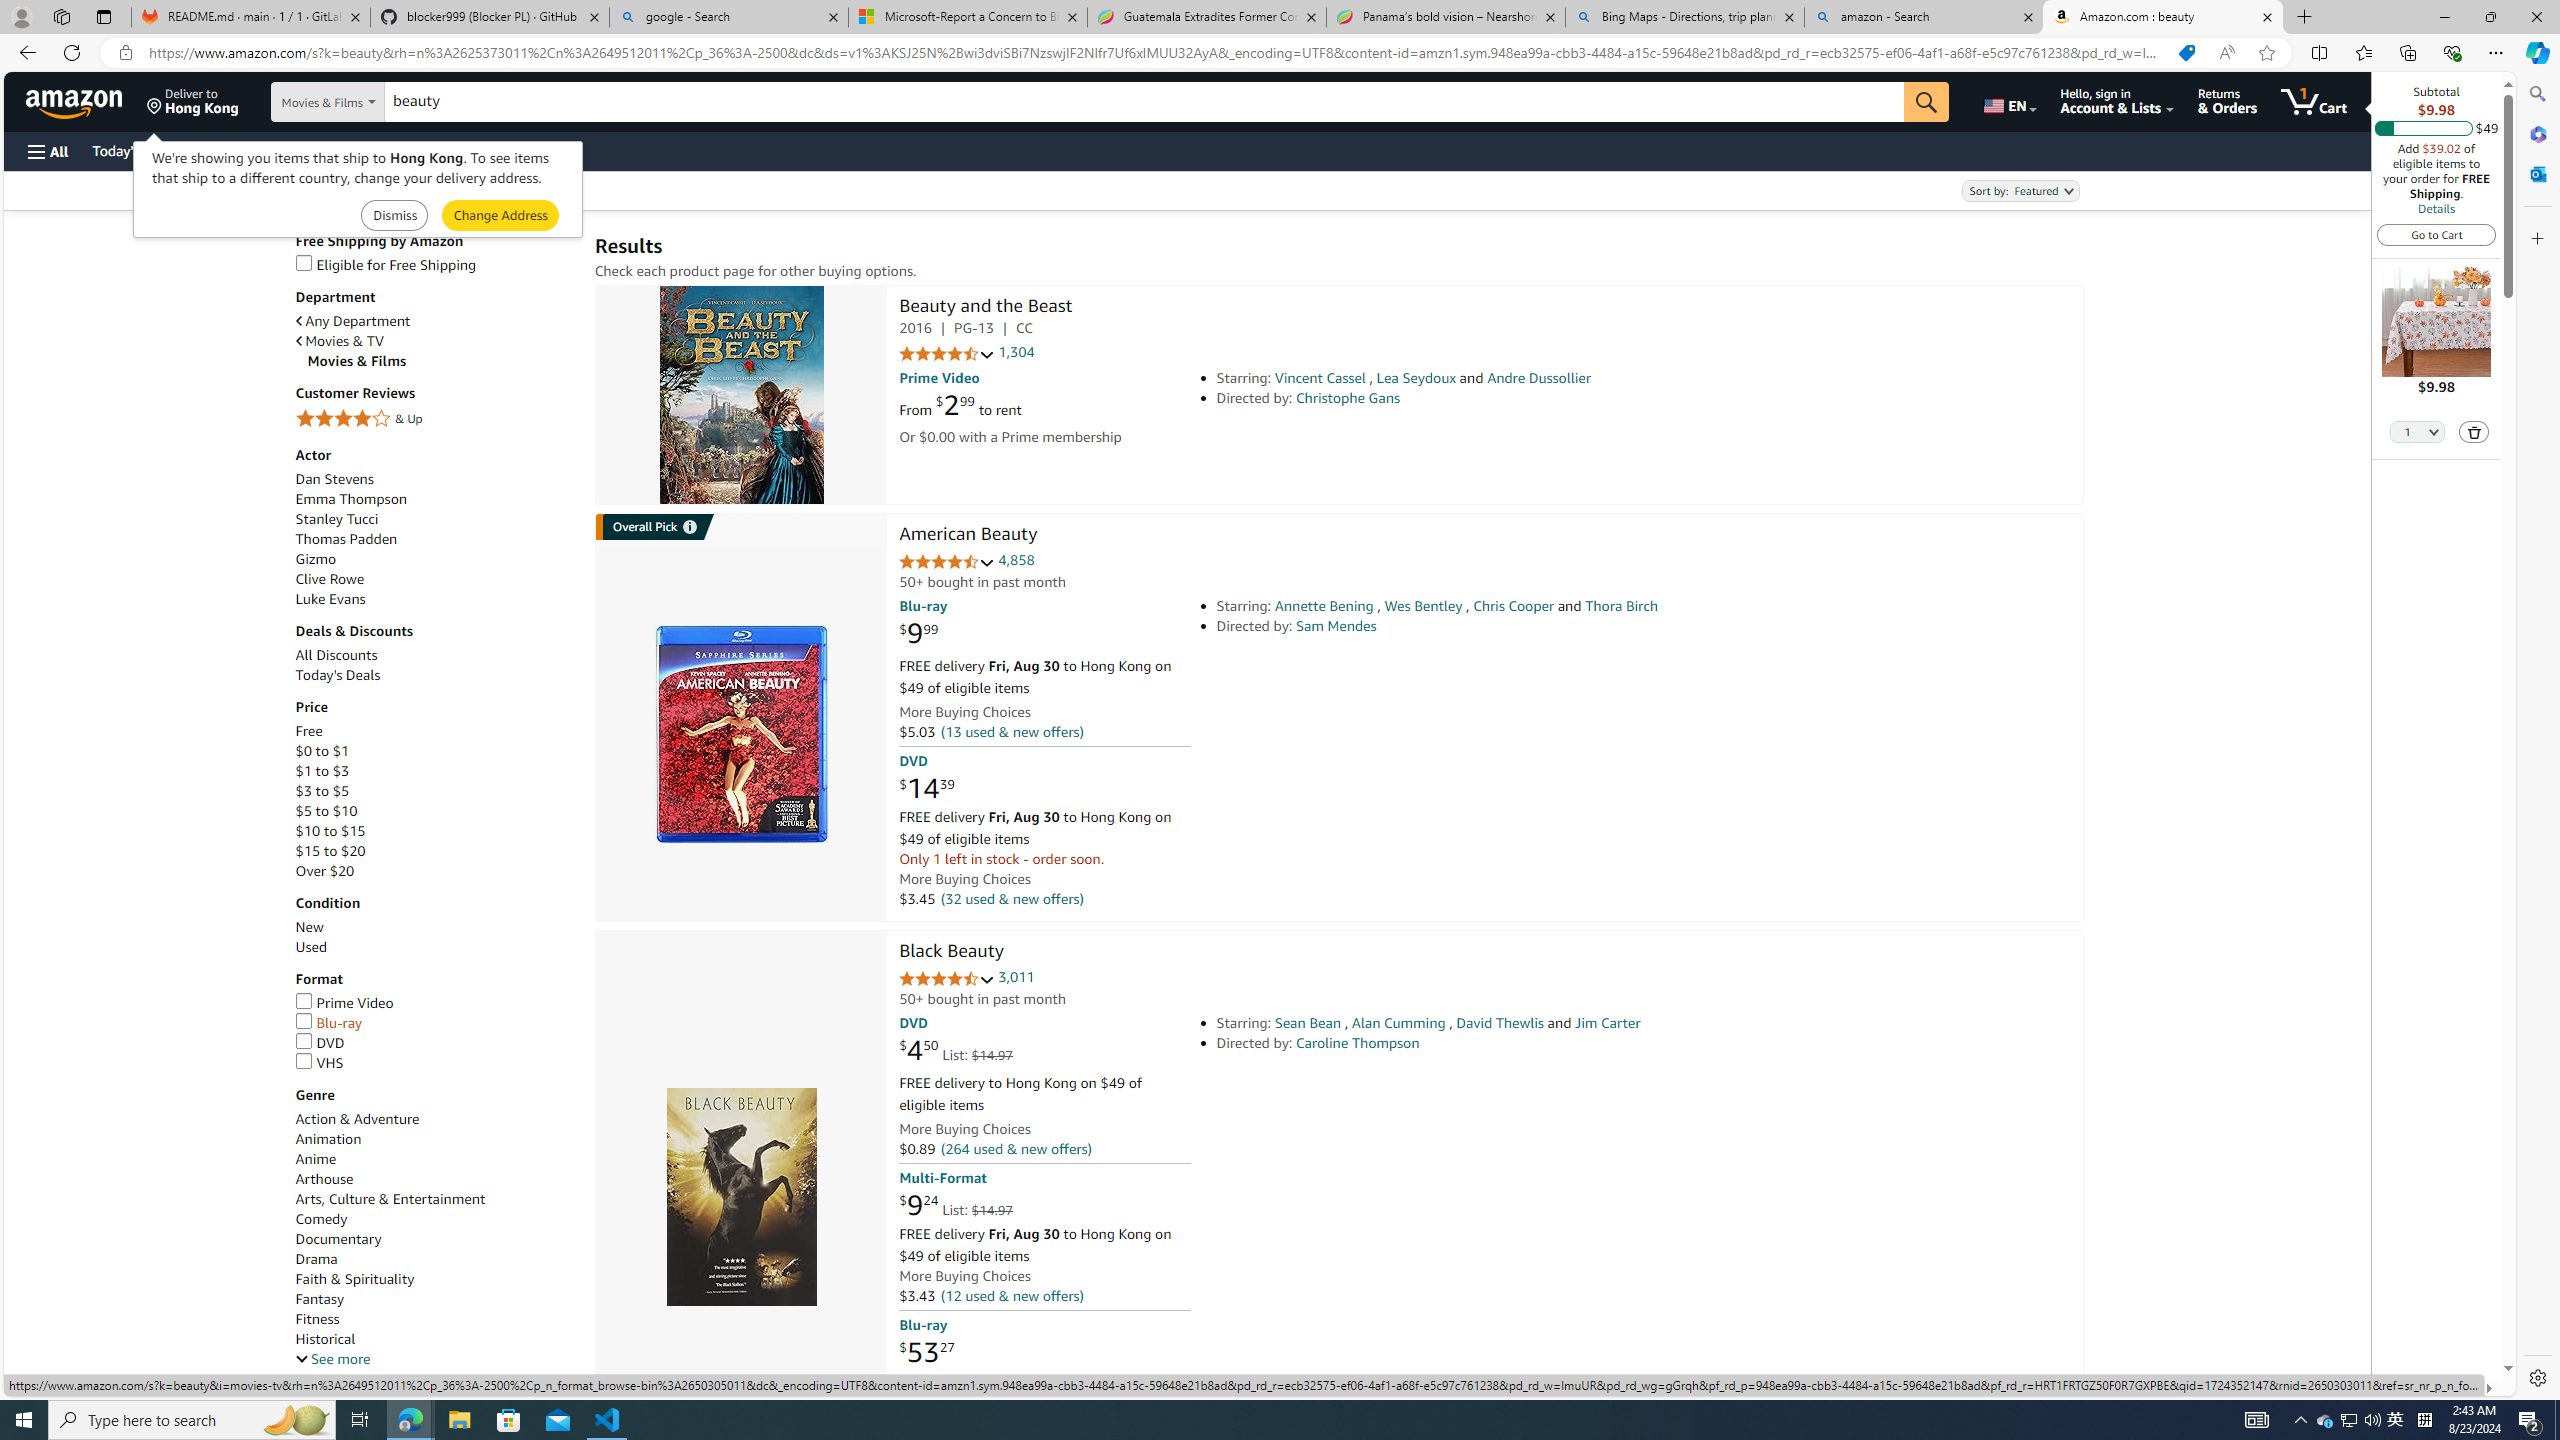 The image size is (2560, 1440). What do you see at coordinates (330, 578) in the screenshot?
I see `'Clive Rowe'` at bounding box center [330, 578].